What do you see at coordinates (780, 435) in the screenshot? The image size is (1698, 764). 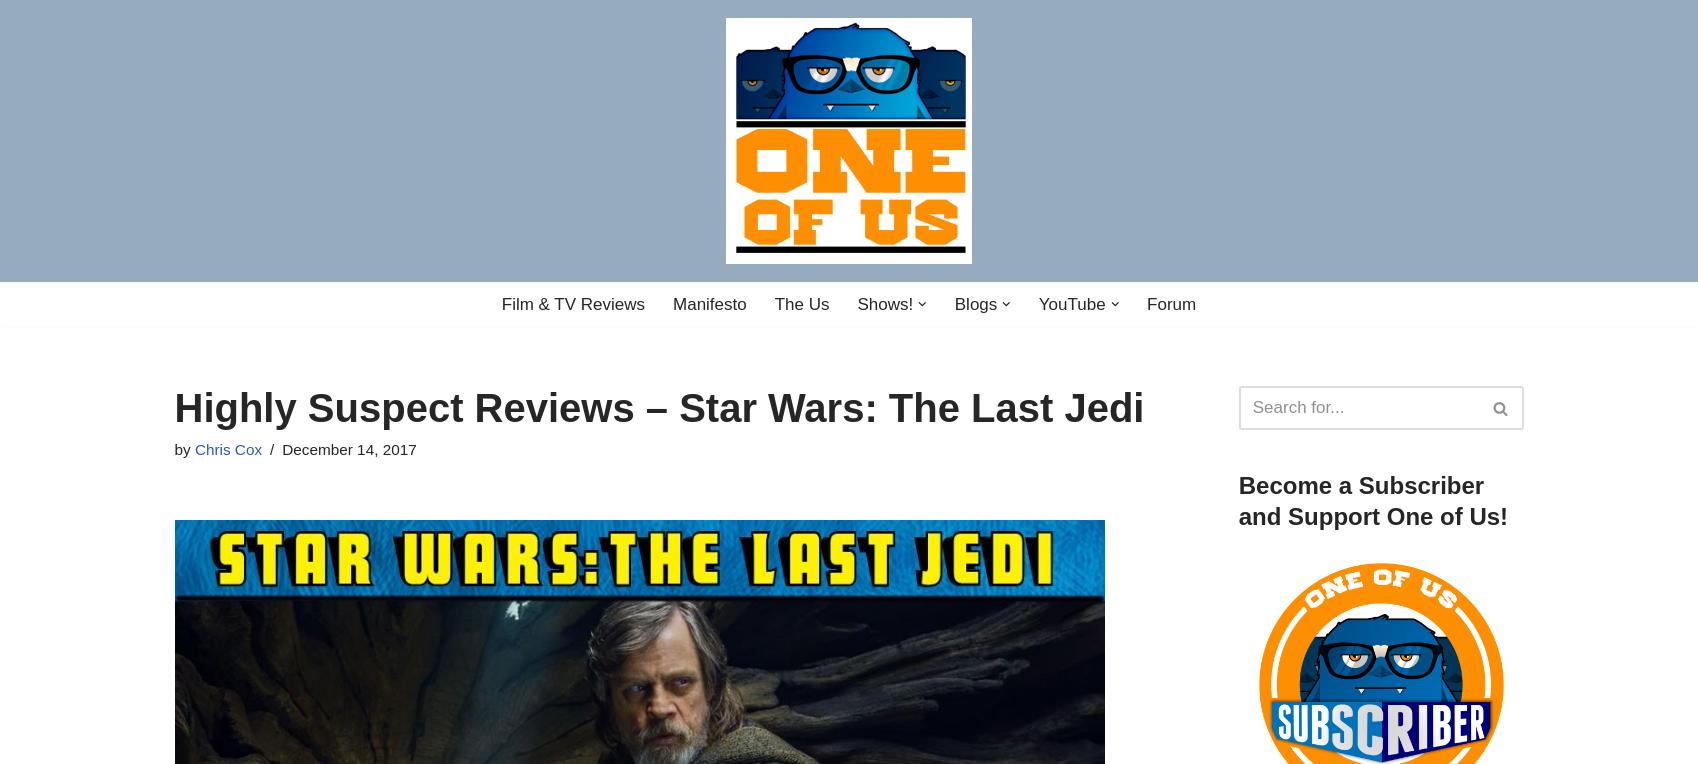 I see `'Digital Noise'` at bounding box center [780, 435].